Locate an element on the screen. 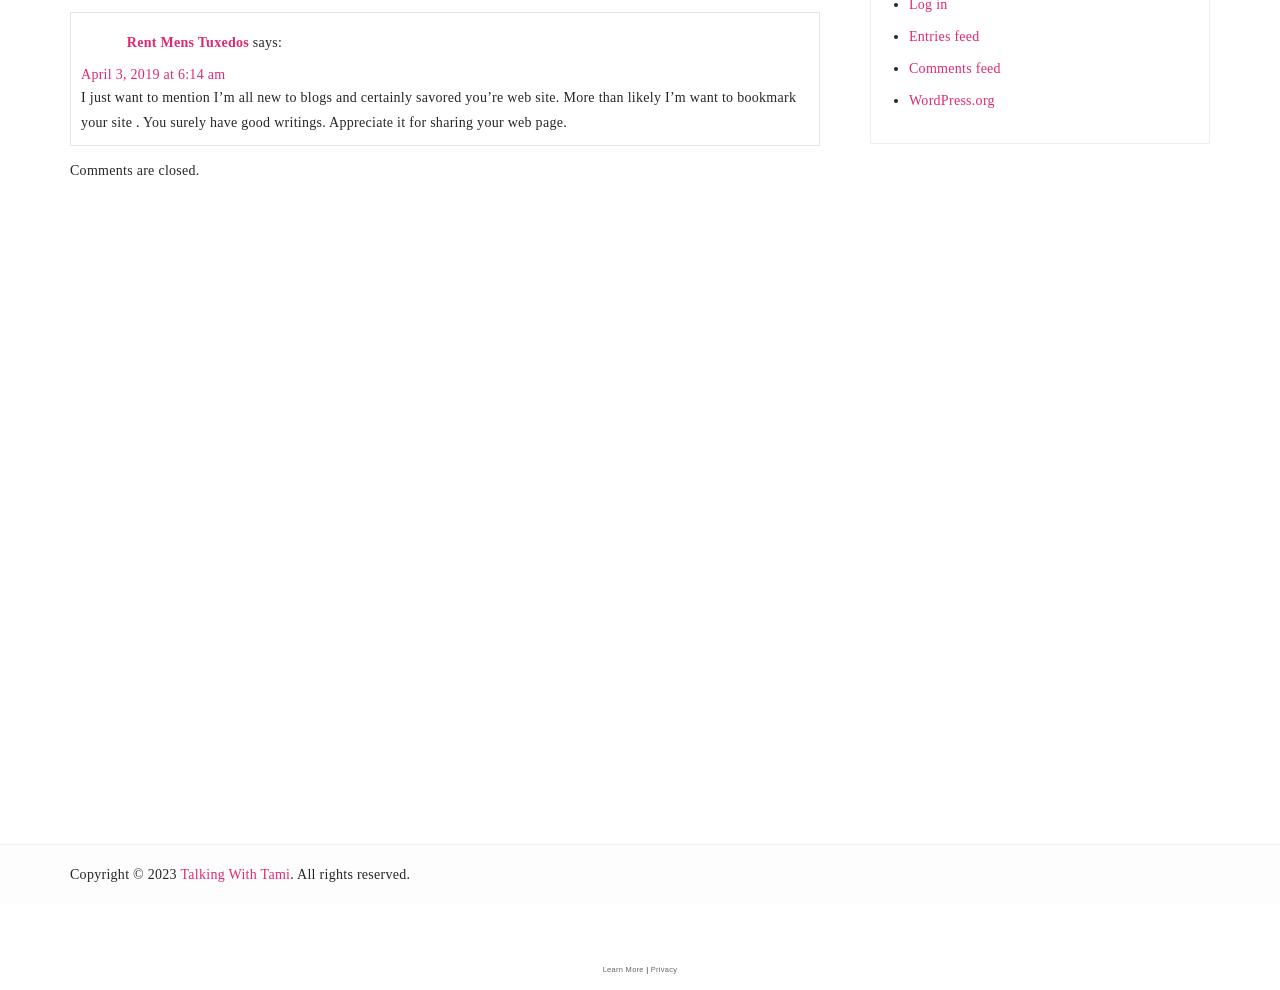 The height and width of the screenshot is (990, 1280). 'Talking With Tami' is located at coordinates (235, 873).